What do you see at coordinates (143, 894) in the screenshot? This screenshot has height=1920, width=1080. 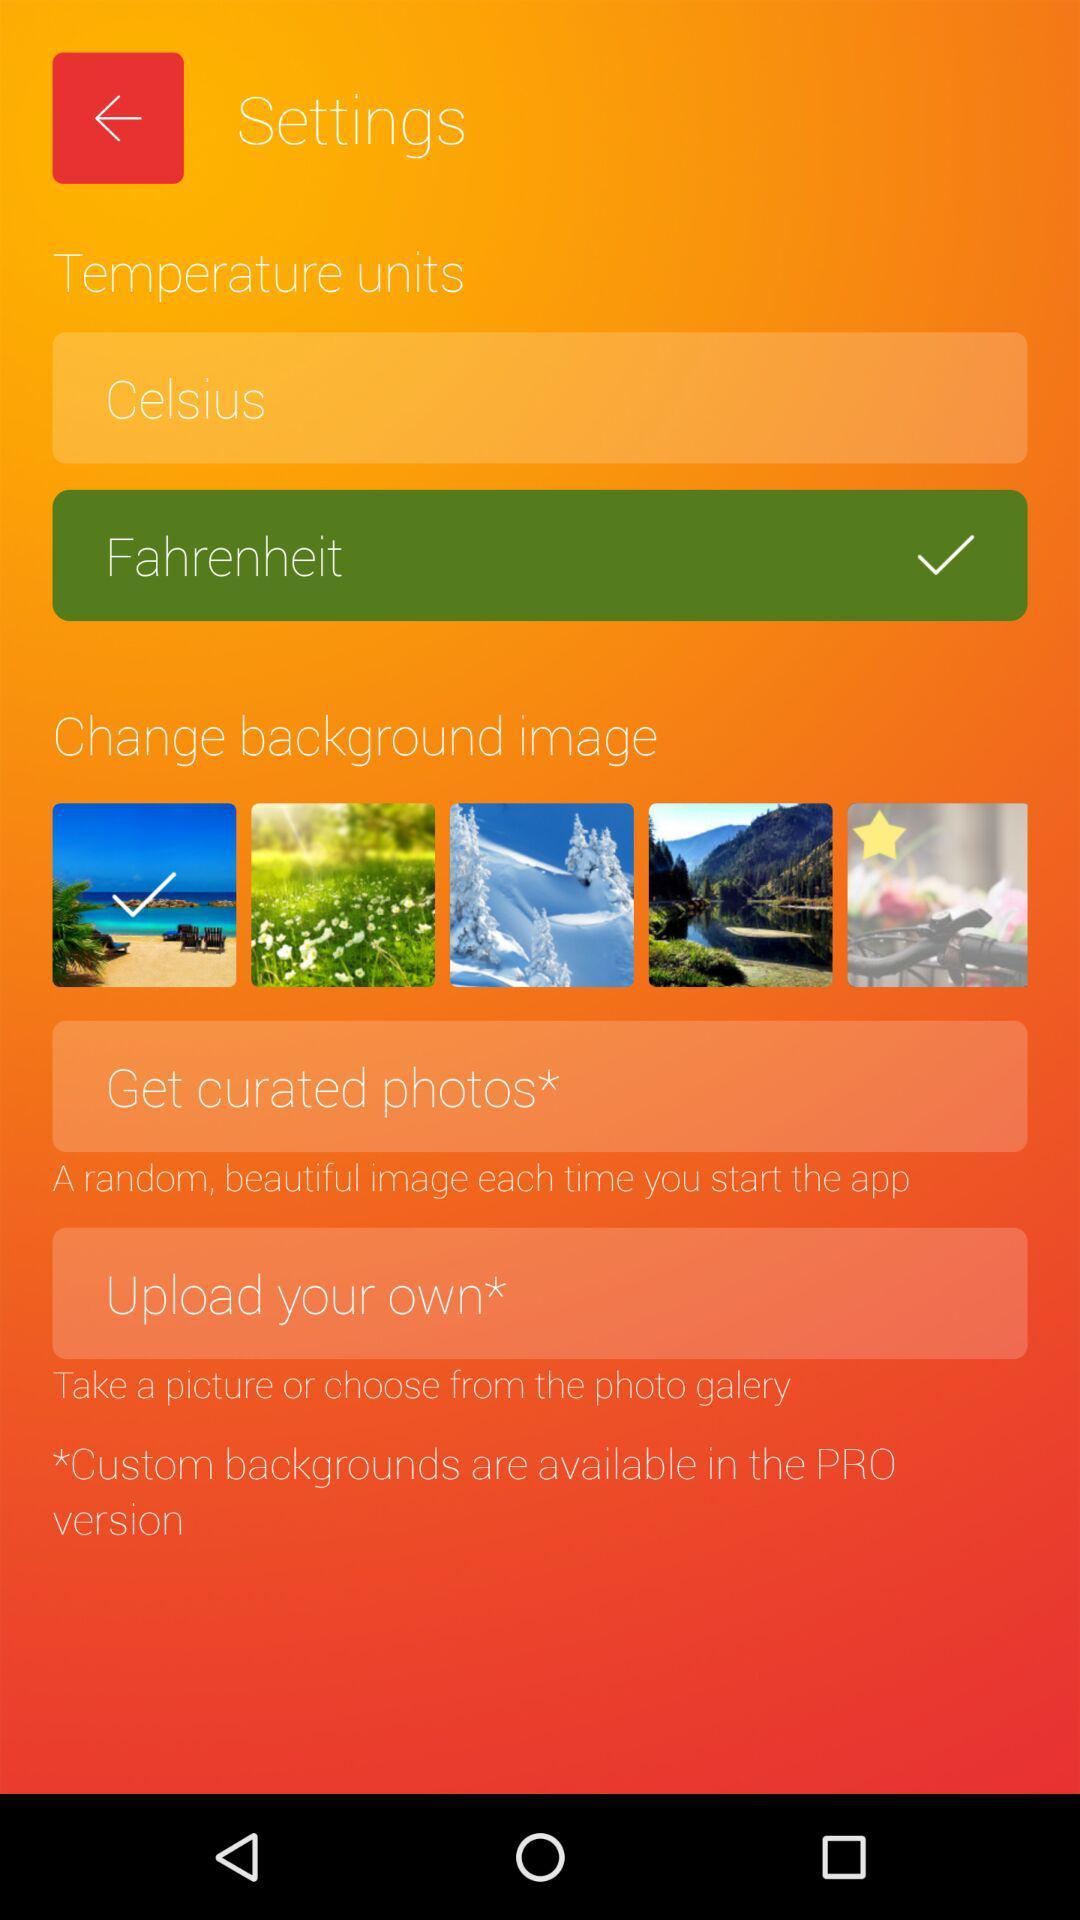 I see `the check icon` at bounding box center [143, 894].